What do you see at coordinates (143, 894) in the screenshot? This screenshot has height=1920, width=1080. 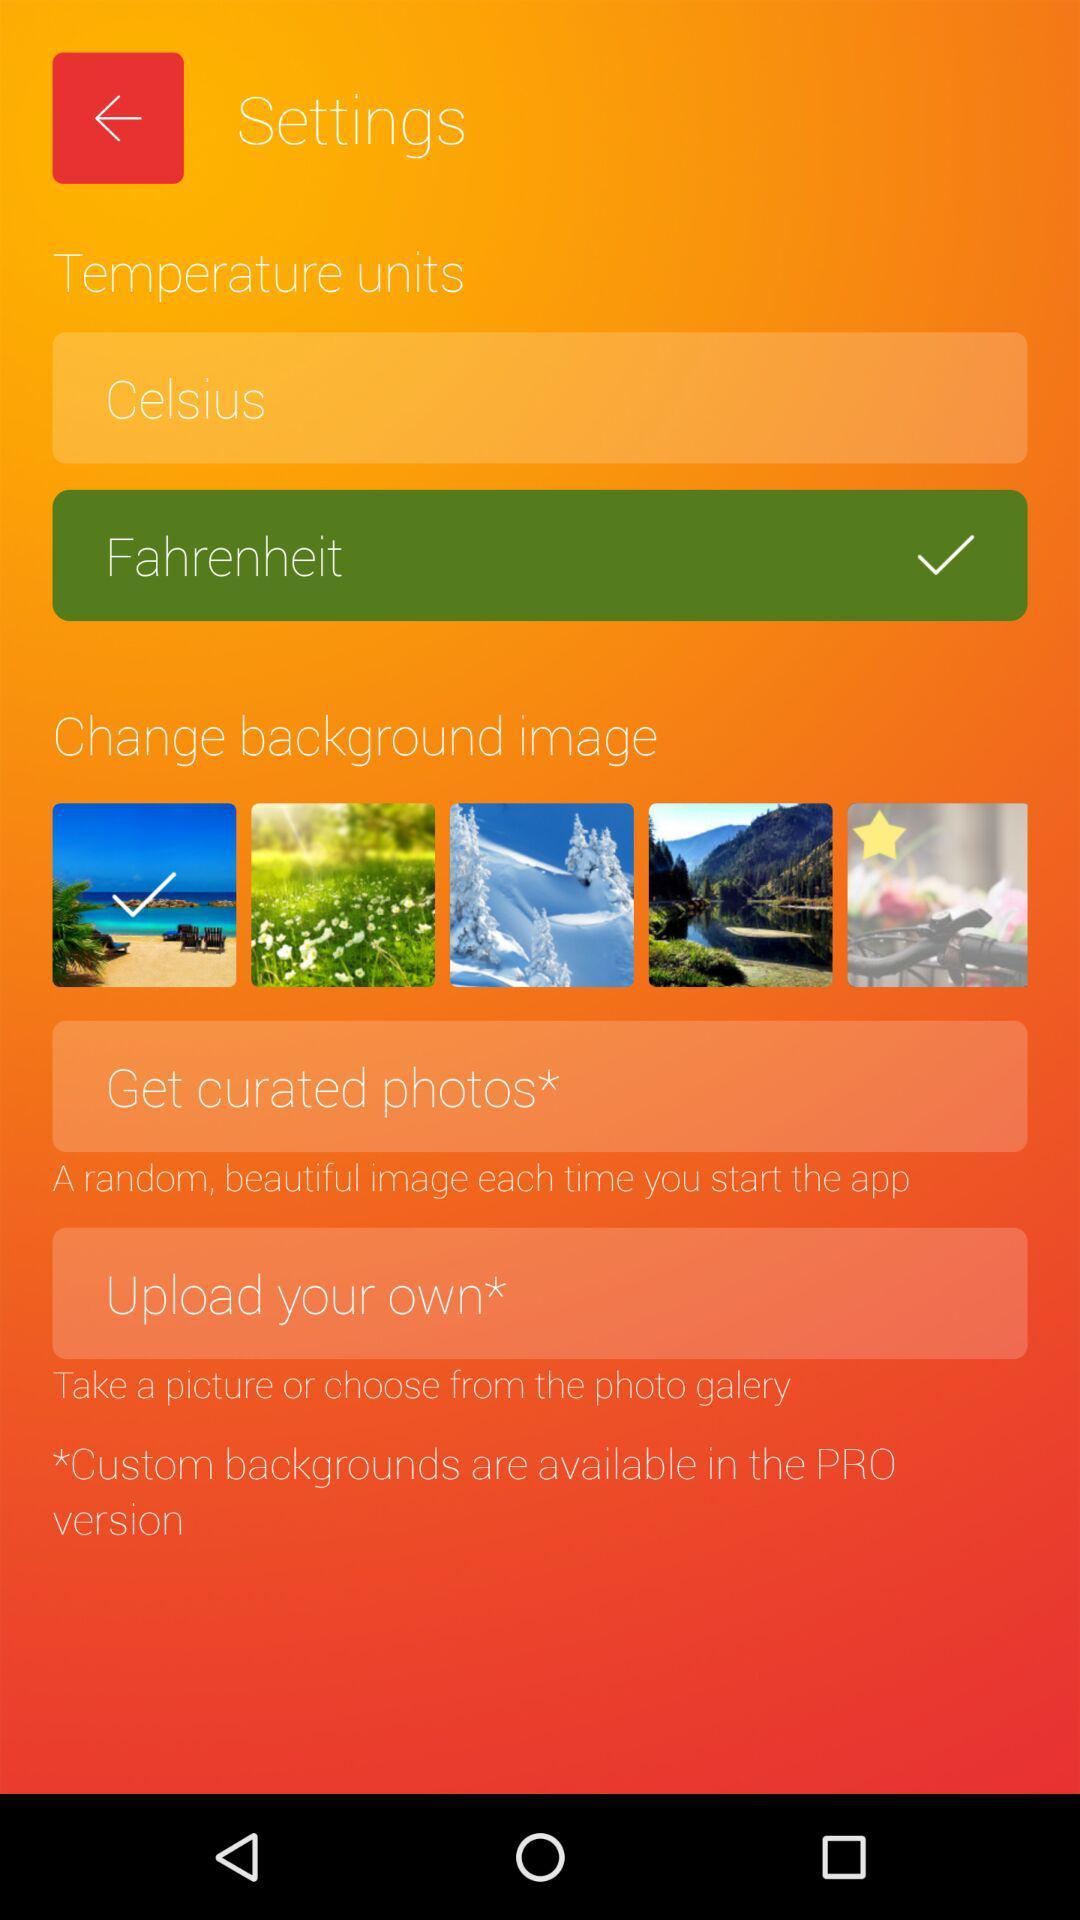 I see `the check icon` at bounding box center [143, 894].